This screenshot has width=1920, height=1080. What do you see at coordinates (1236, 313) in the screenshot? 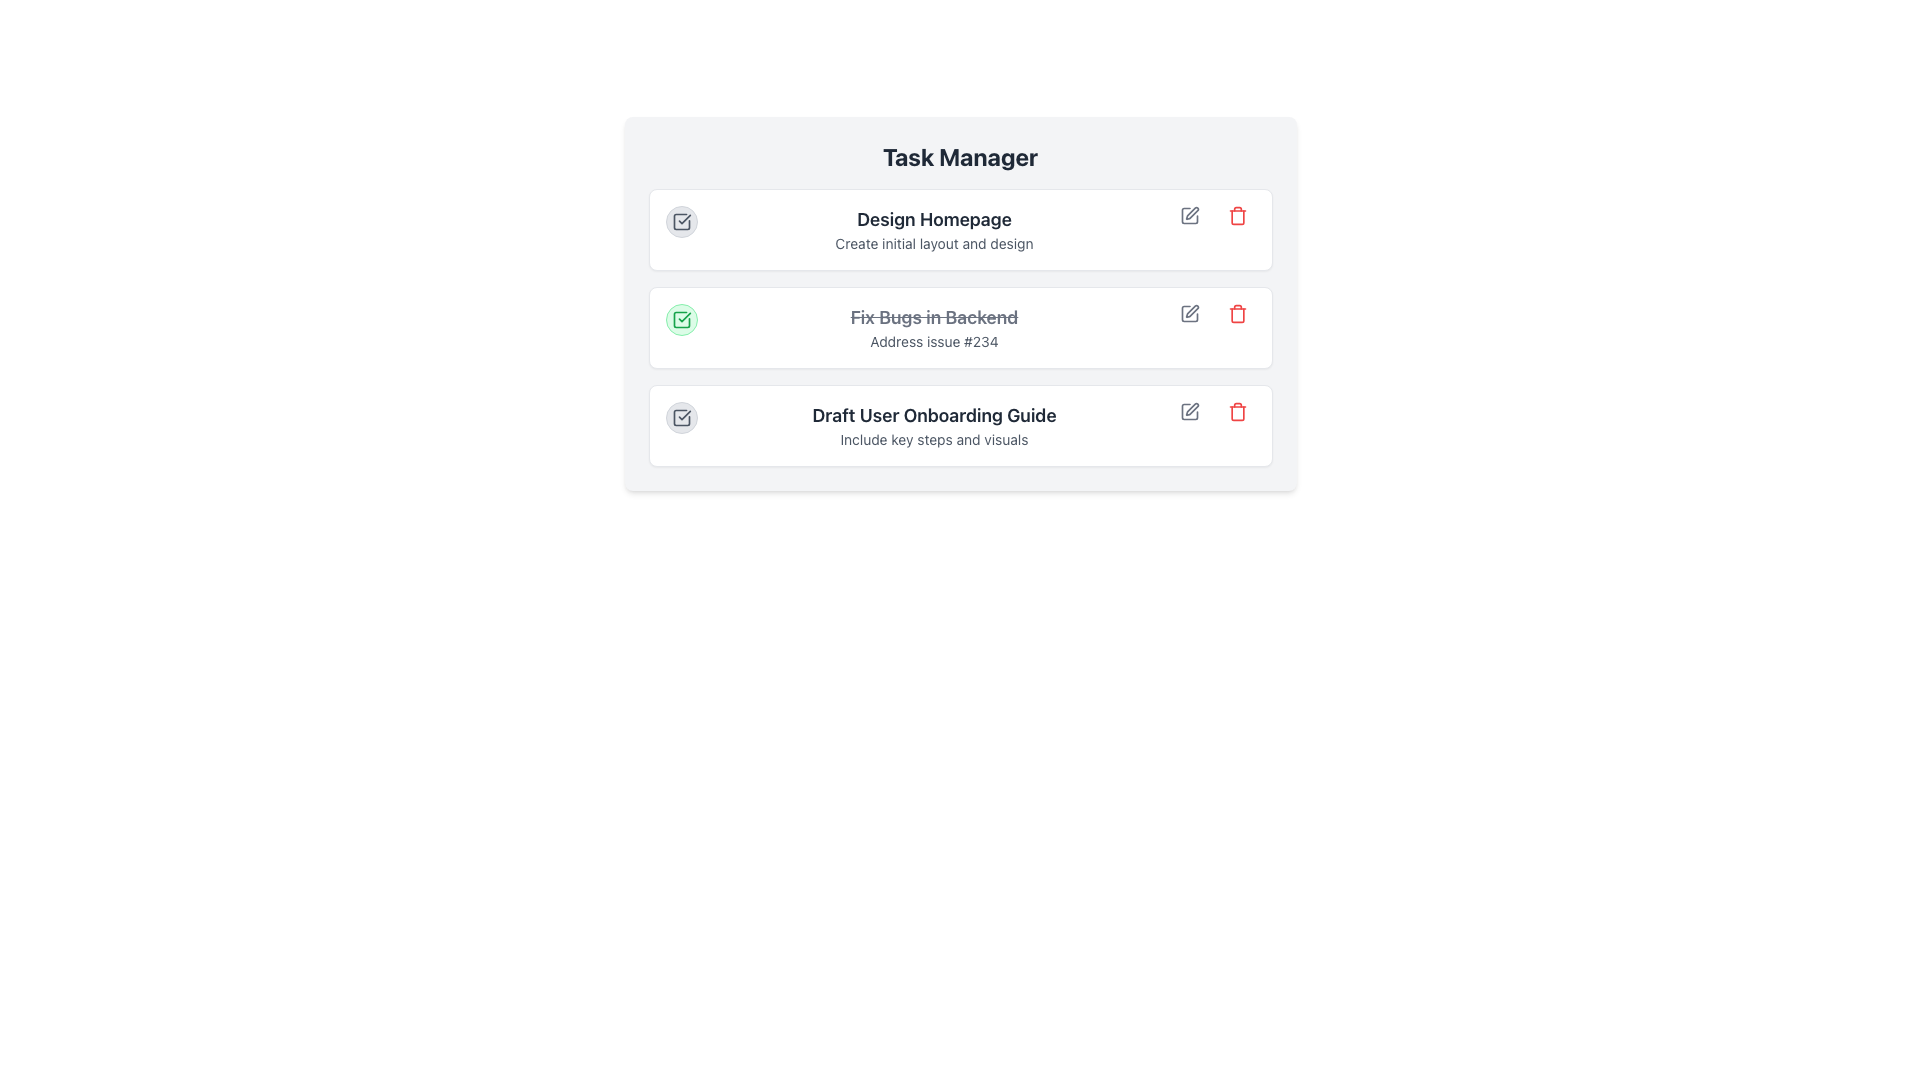
I see `the trash icon outlined in red, located in the second row of the task list next to the task titled 'Fix Bugs in Backend'` at bounding box center [1236, 313].